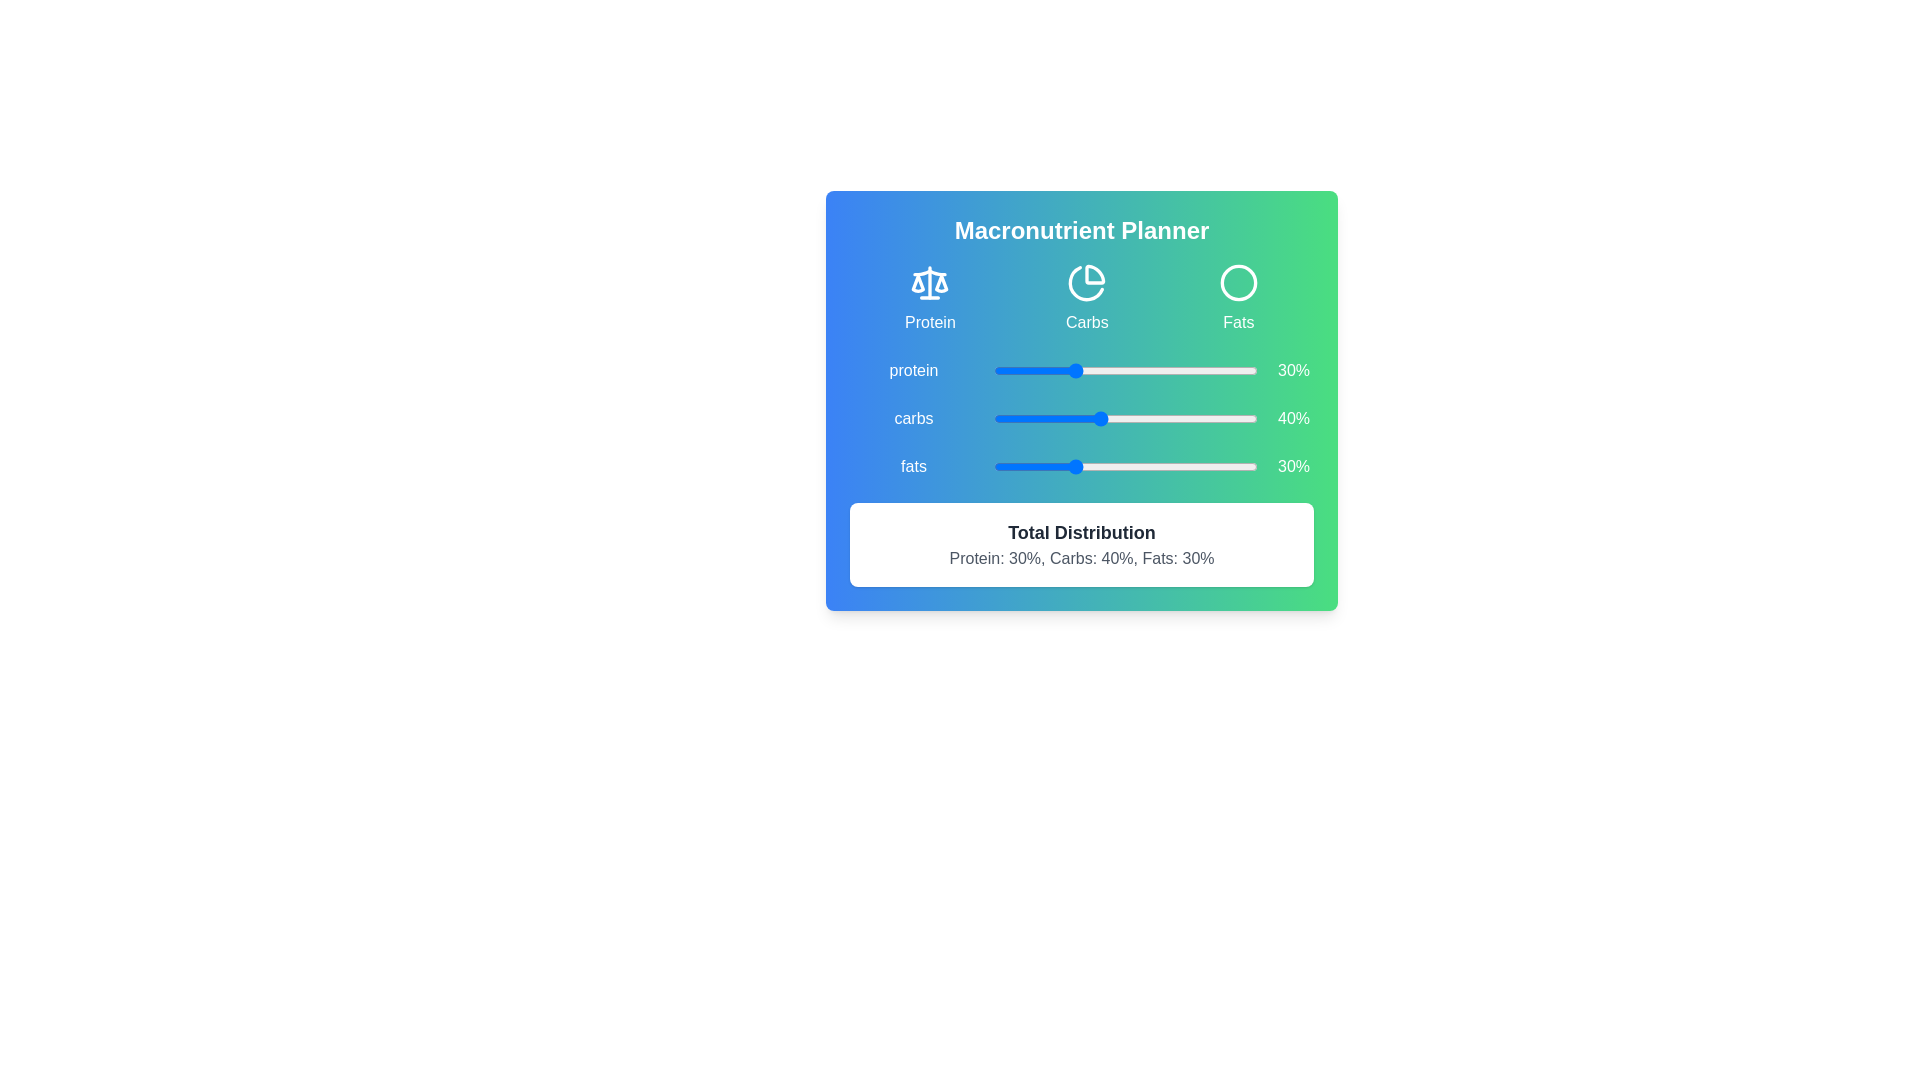 The image size is (1920, 1080). I want to click on the pie chart icon rendered in white lines, which is located above the 'Carbs' text label in the 'Macronutrient Planner' interface, so click(1086, 282).